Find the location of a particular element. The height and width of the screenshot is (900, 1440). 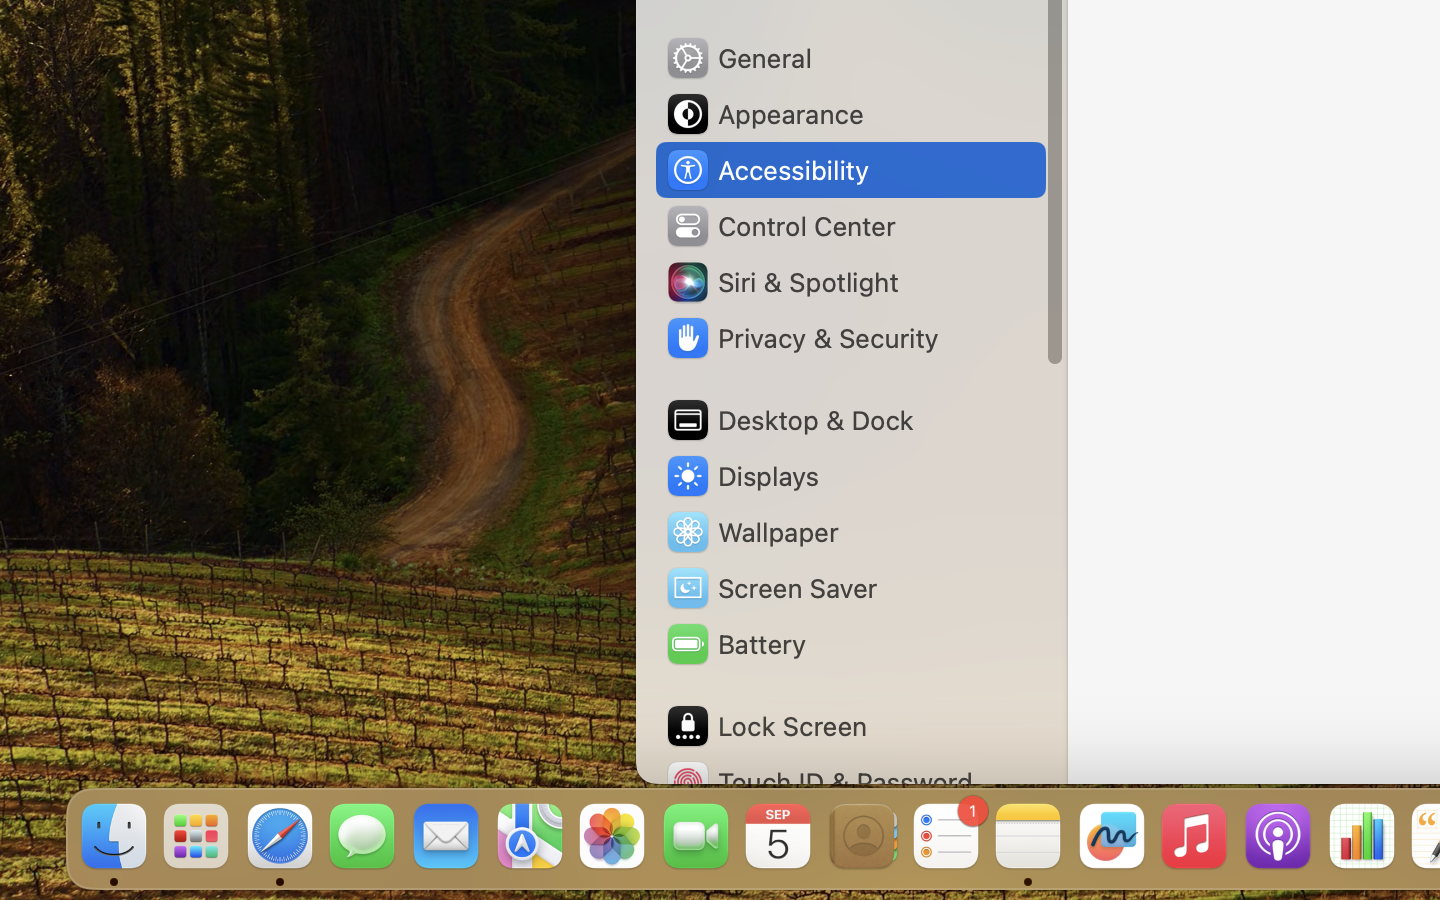

'Displays' is located at coordinates (741, 475).